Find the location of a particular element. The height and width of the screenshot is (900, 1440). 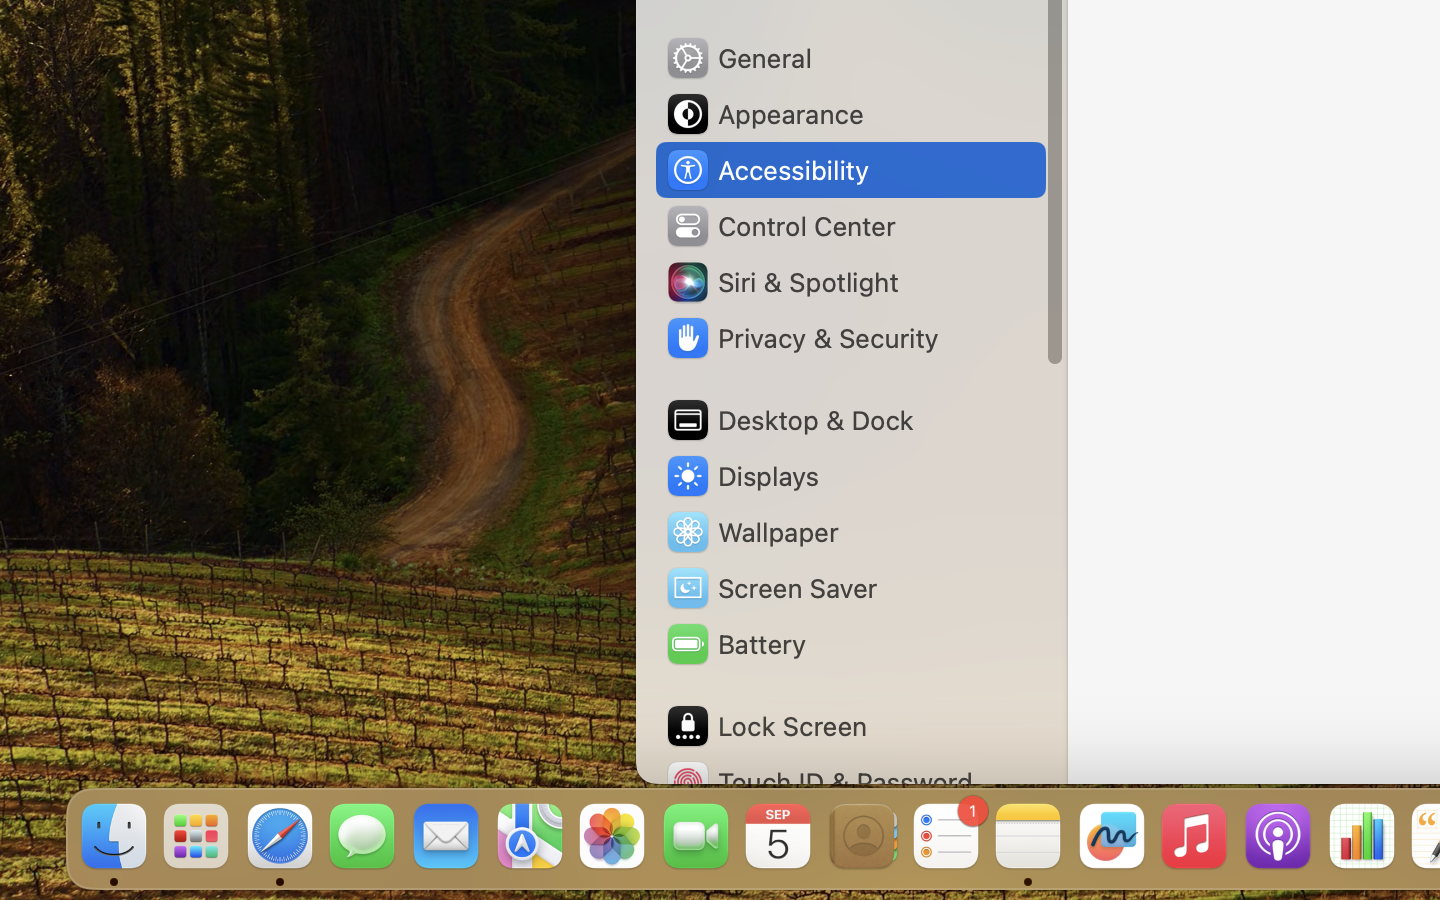

'Displays' is located at coordinates (741, 475).